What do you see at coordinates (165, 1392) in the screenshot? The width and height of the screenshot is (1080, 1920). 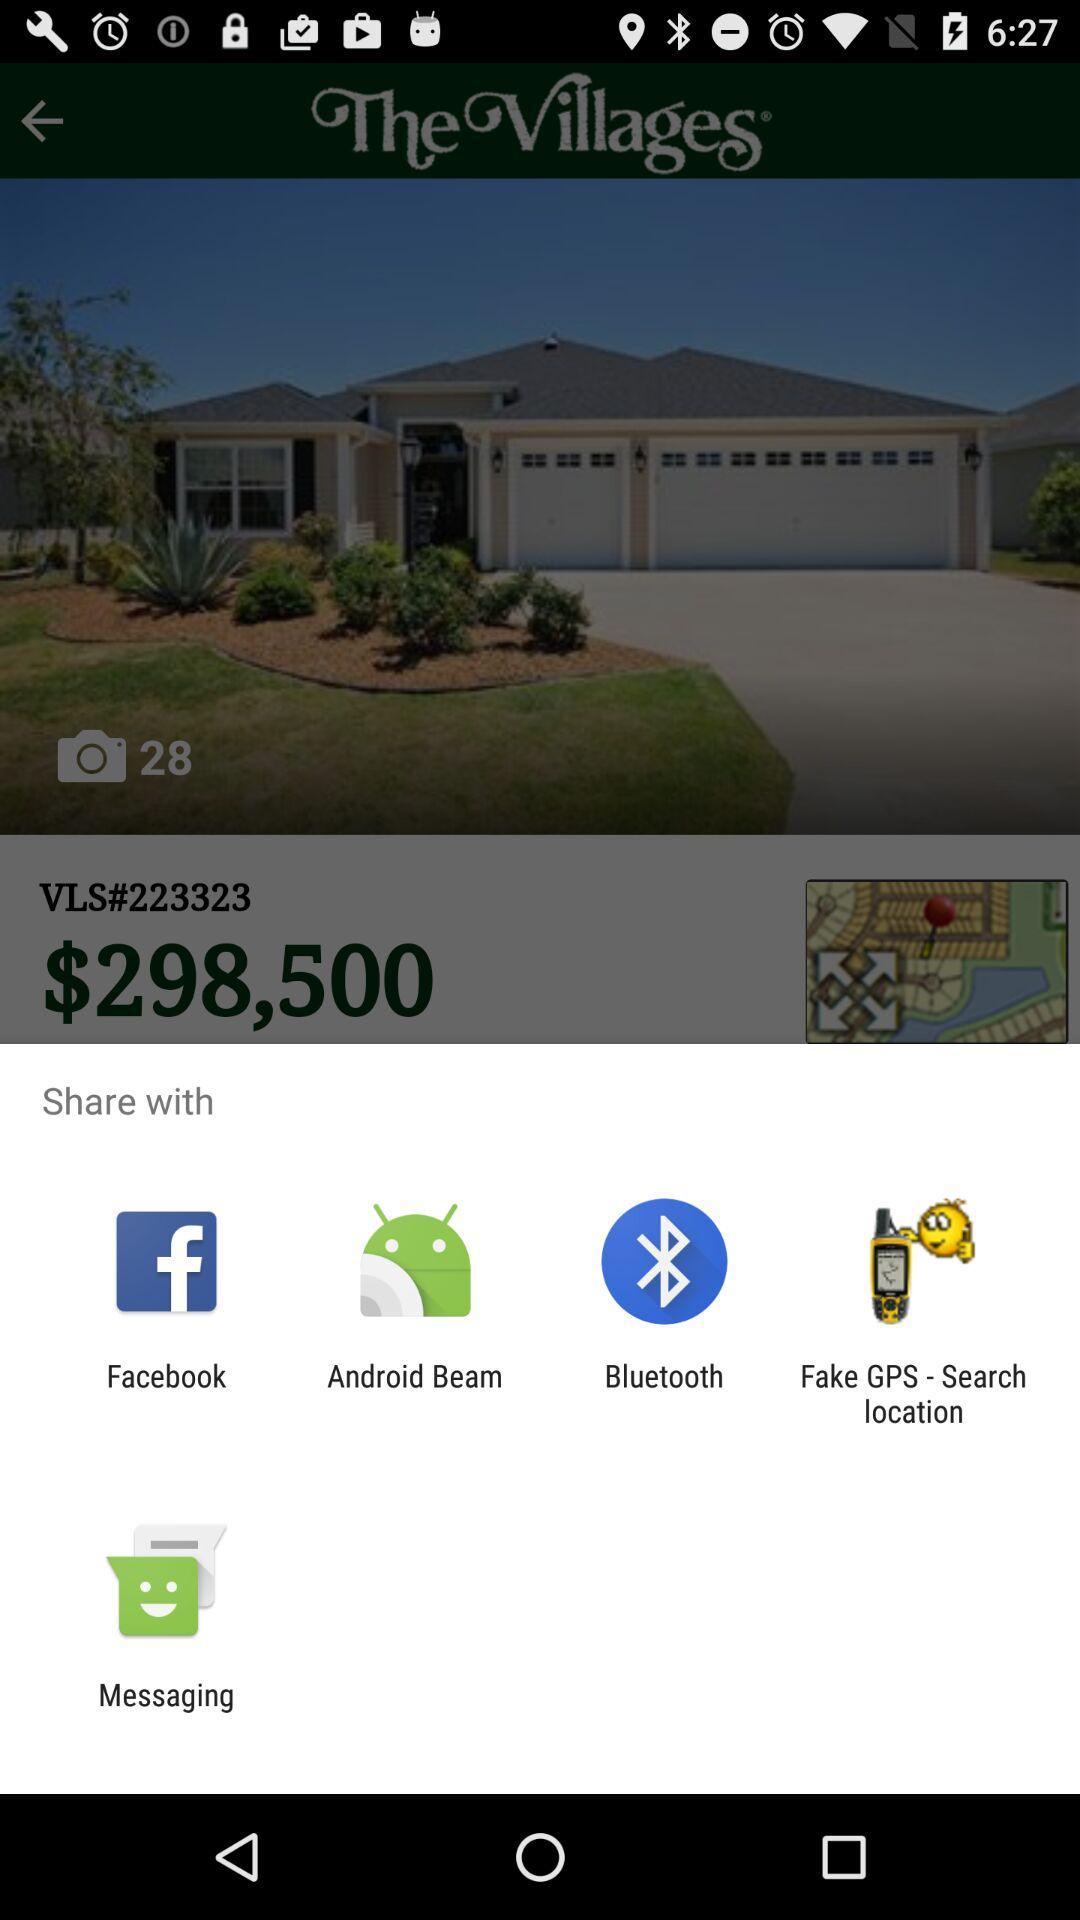 I see `the icon next to android beam app` at bounding box center [165, 1392].